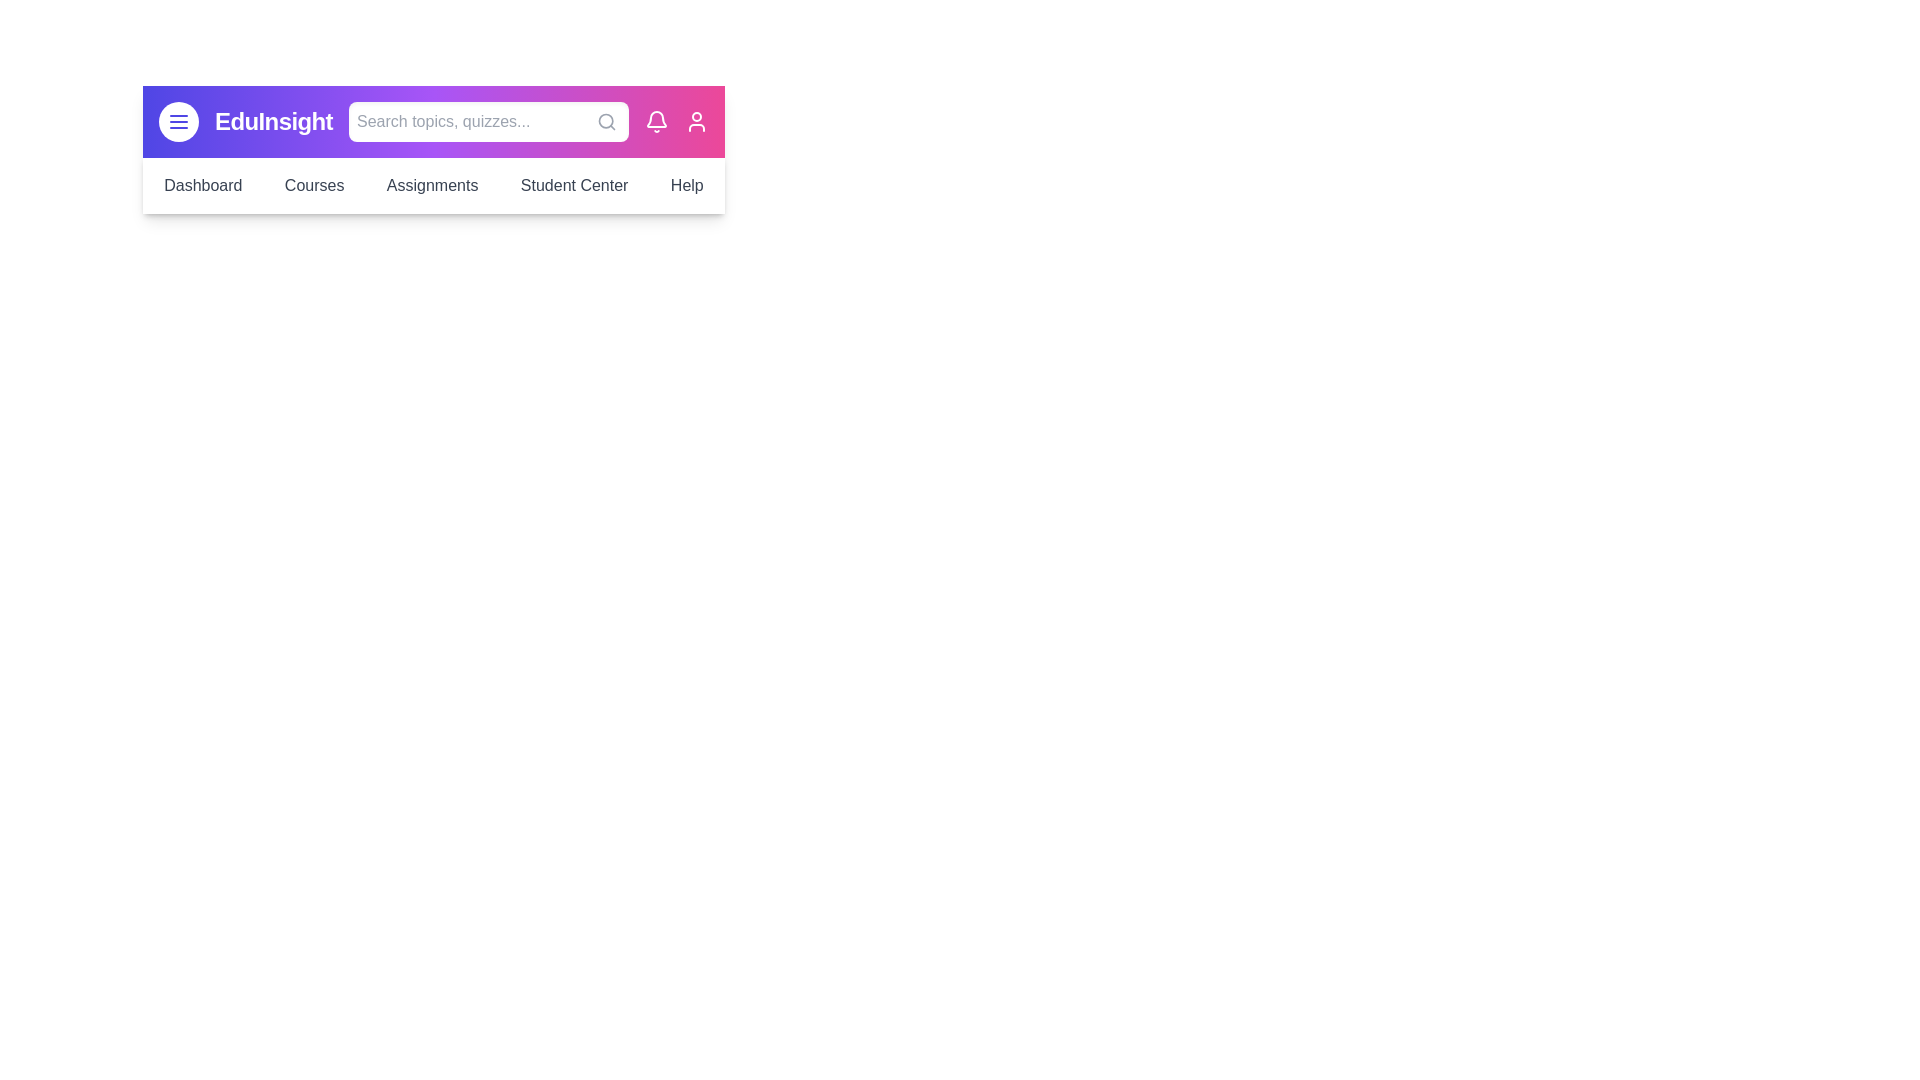 This screenshot has height=1080, width=1920. Describe the element at coordinates (178, 122) in the screenshot. I see `the menu button to toggle the menu open/close state` at that location.